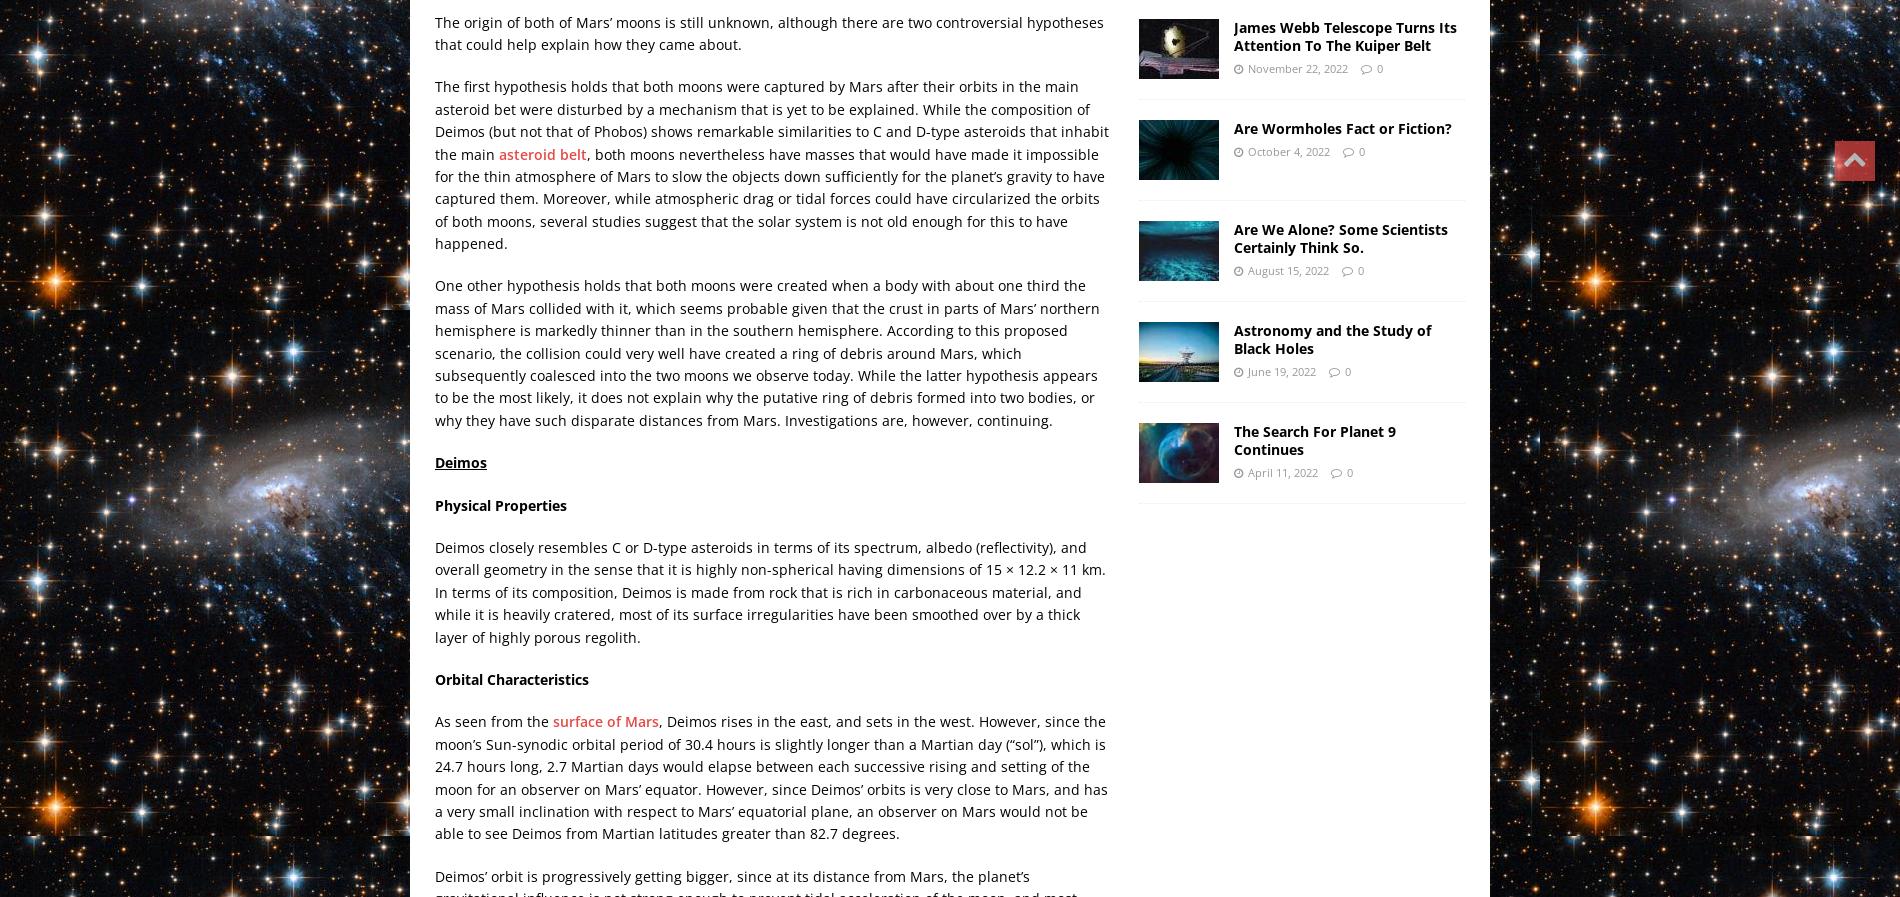  Describe the element at coordinates (1286, 269) in the screenshot. I see `'August 15, 2022'` at that location.